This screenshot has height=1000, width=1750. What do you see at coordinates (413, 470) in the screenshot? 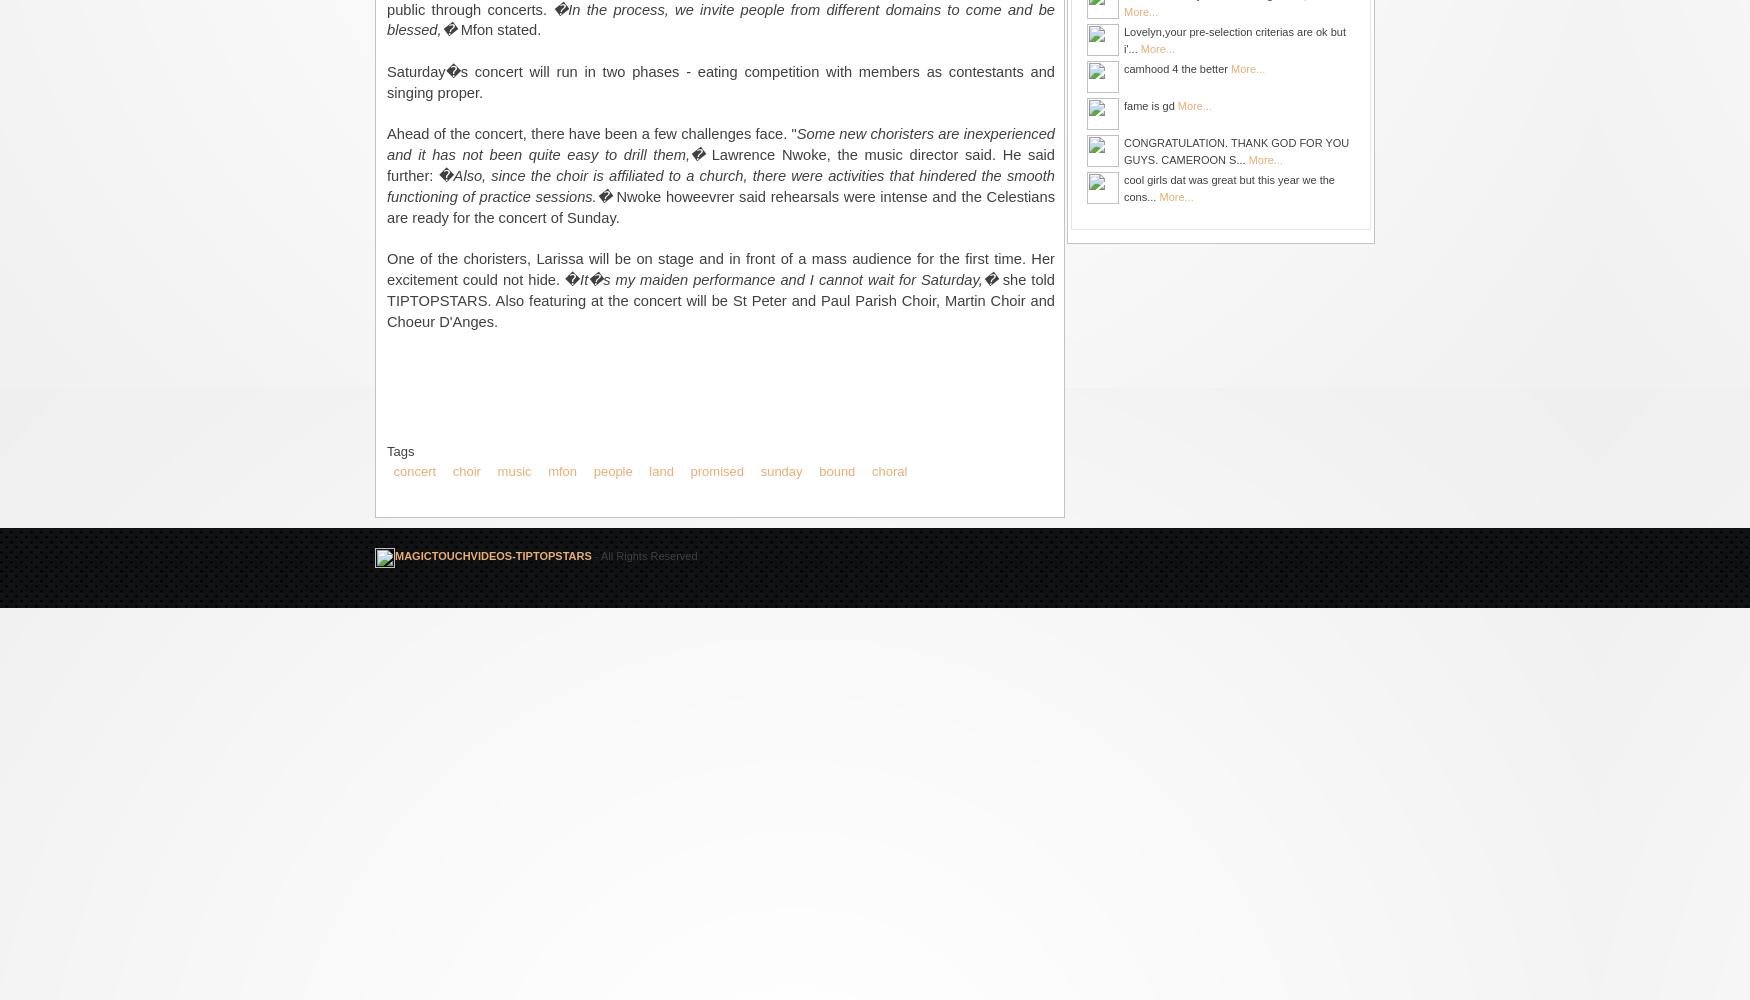
I see `'concert'` at bounding box center [413, 470].